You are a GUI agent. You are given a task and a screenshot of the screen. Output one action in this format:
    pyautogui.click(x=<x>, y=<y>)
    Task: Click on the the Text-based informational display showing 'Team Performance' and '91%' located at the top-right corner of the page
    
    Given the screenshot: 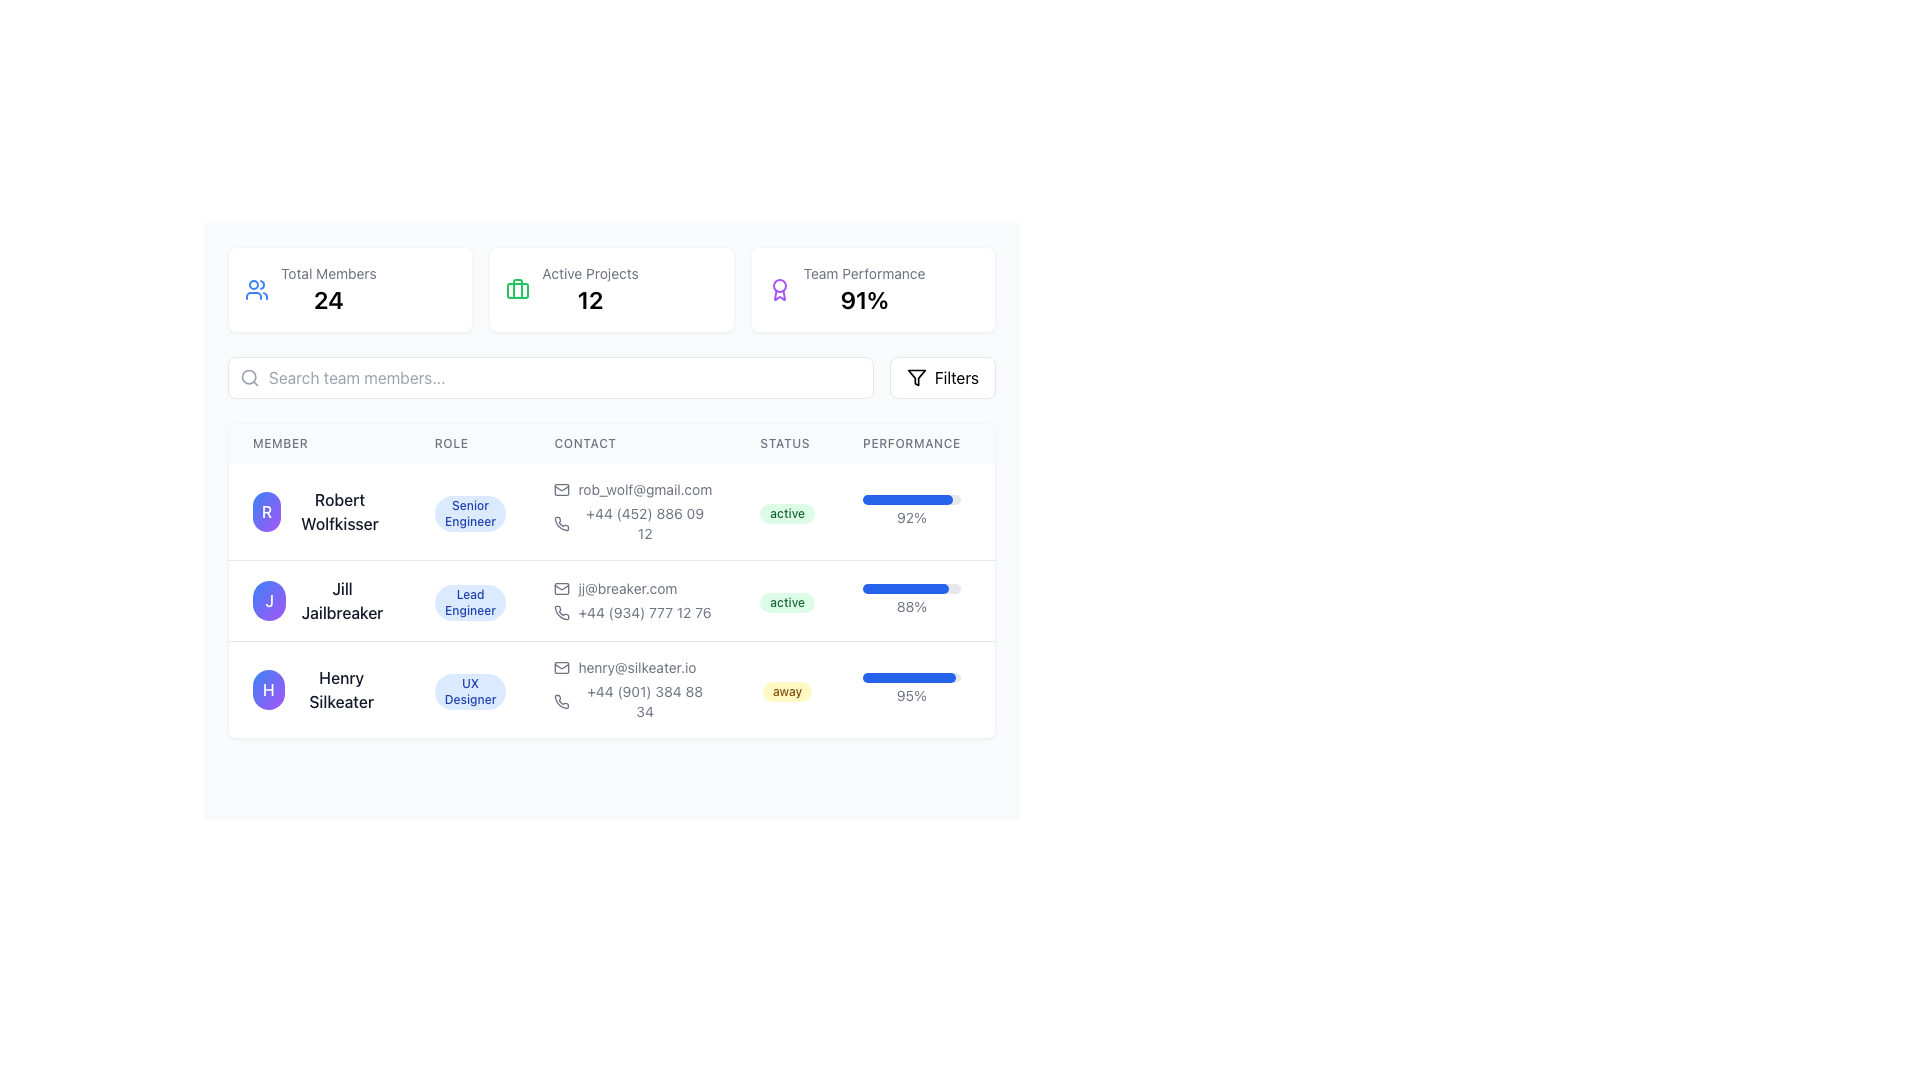 What is the action you would take?
    pyautogui.click(x=864, y=289)
    